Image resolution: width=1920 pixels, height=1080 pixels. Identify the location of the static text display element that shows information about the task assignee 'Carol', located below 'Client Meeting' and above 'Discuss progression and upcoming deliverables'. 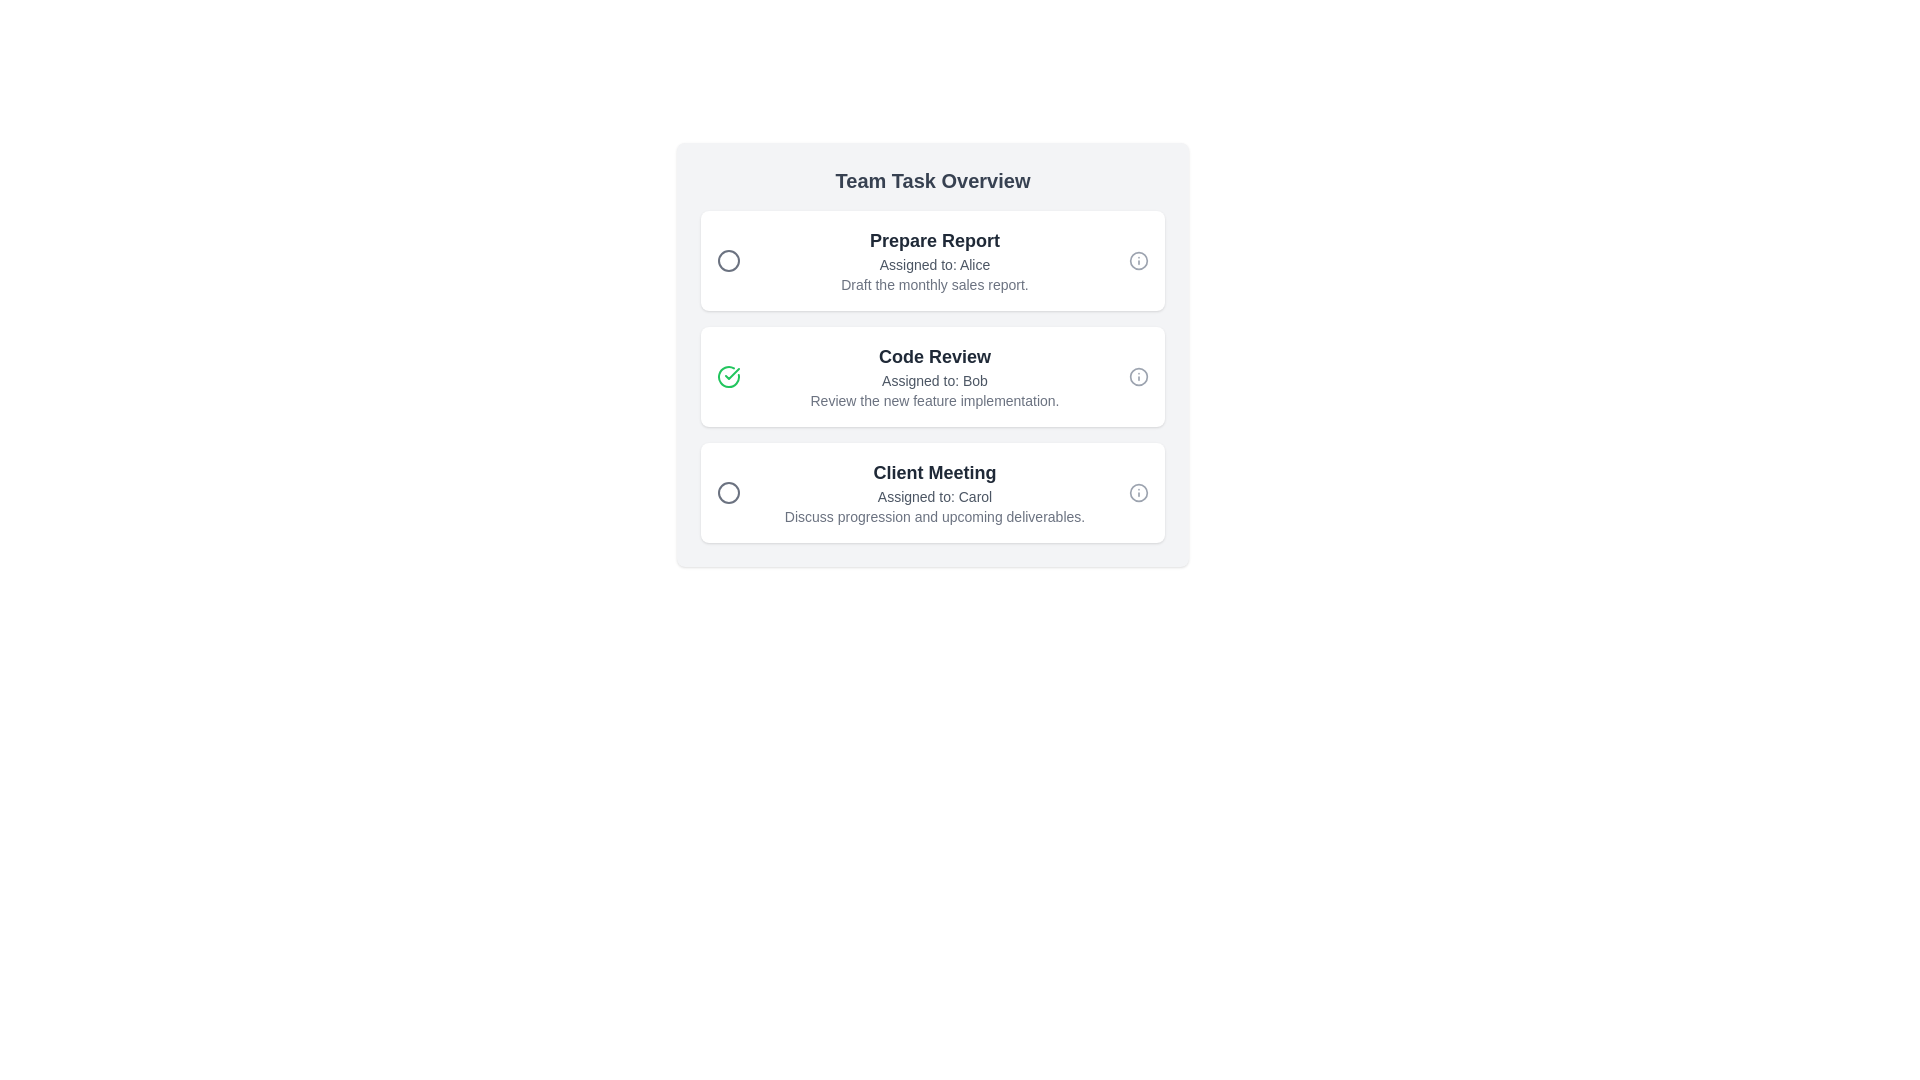
(934, 496).